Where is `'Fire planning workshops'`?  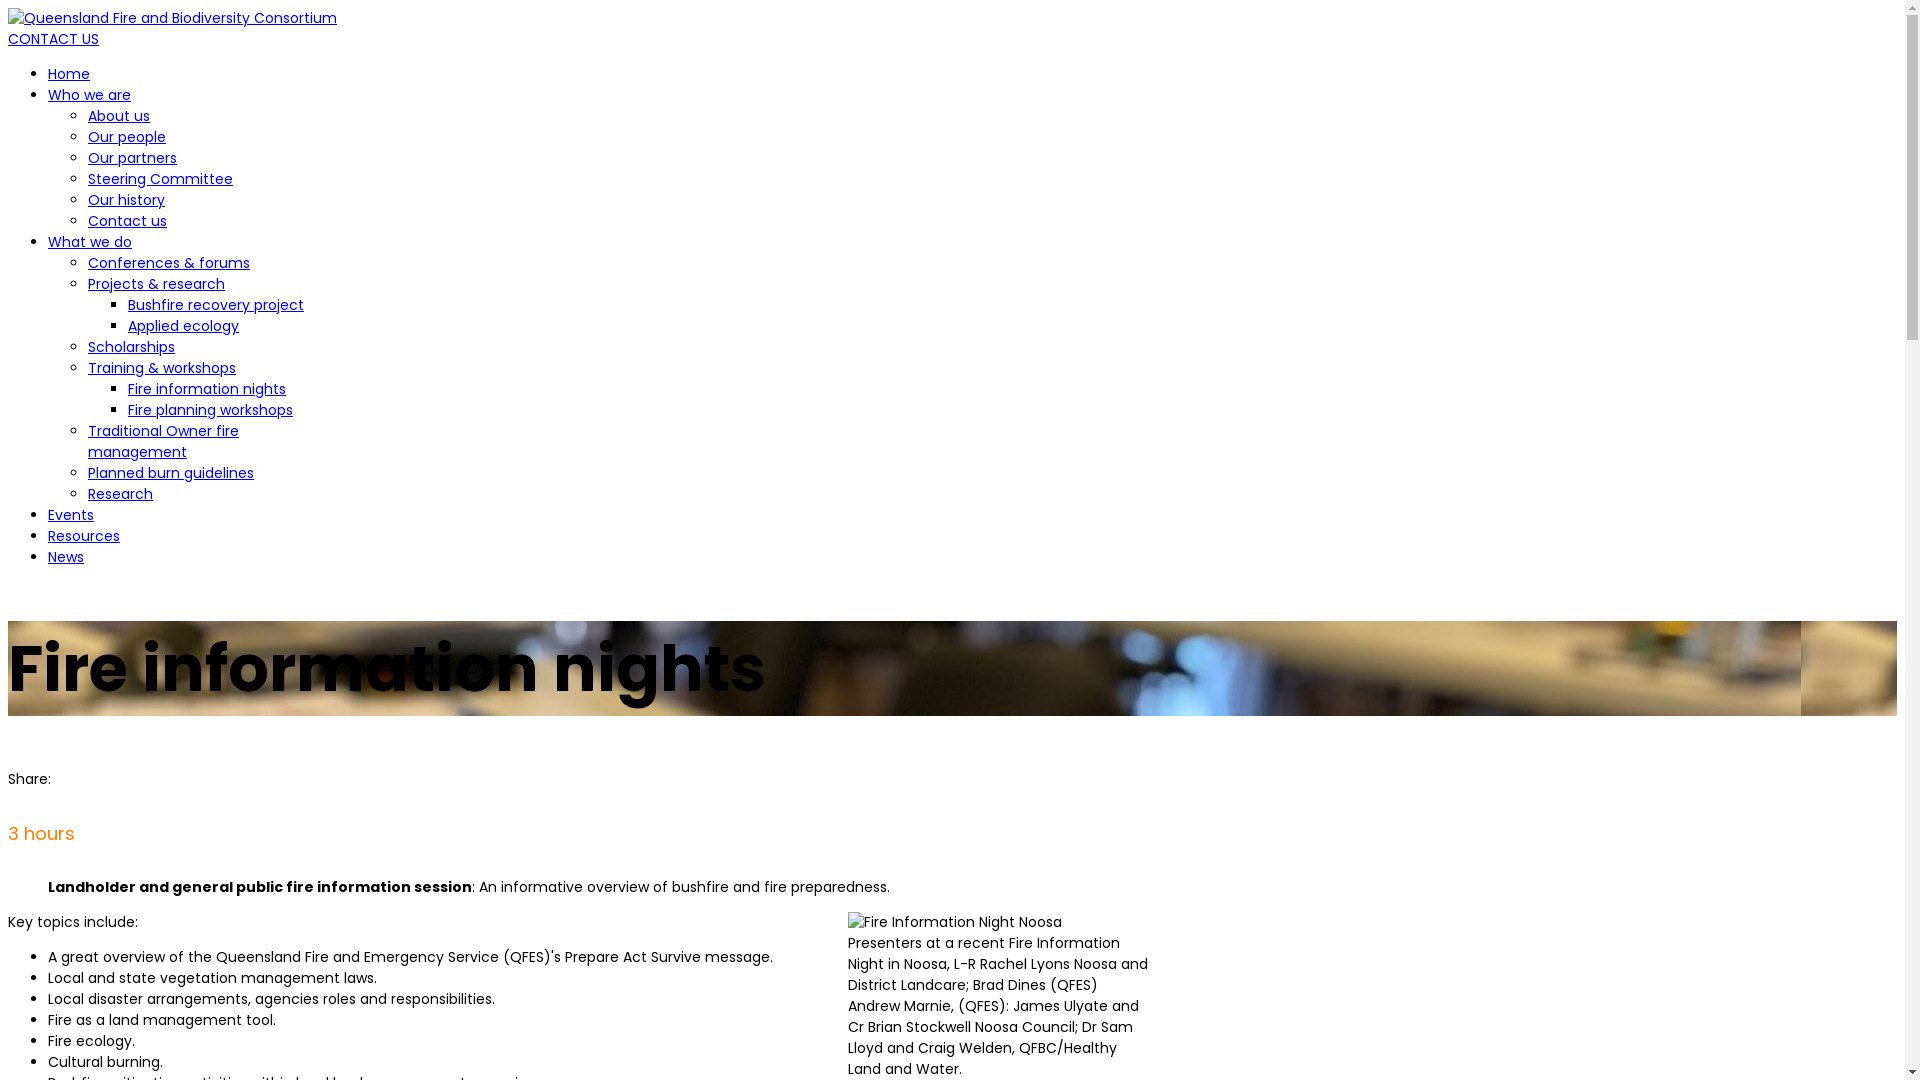 'Fire planning workshops' is located at coordinates (210, 408).